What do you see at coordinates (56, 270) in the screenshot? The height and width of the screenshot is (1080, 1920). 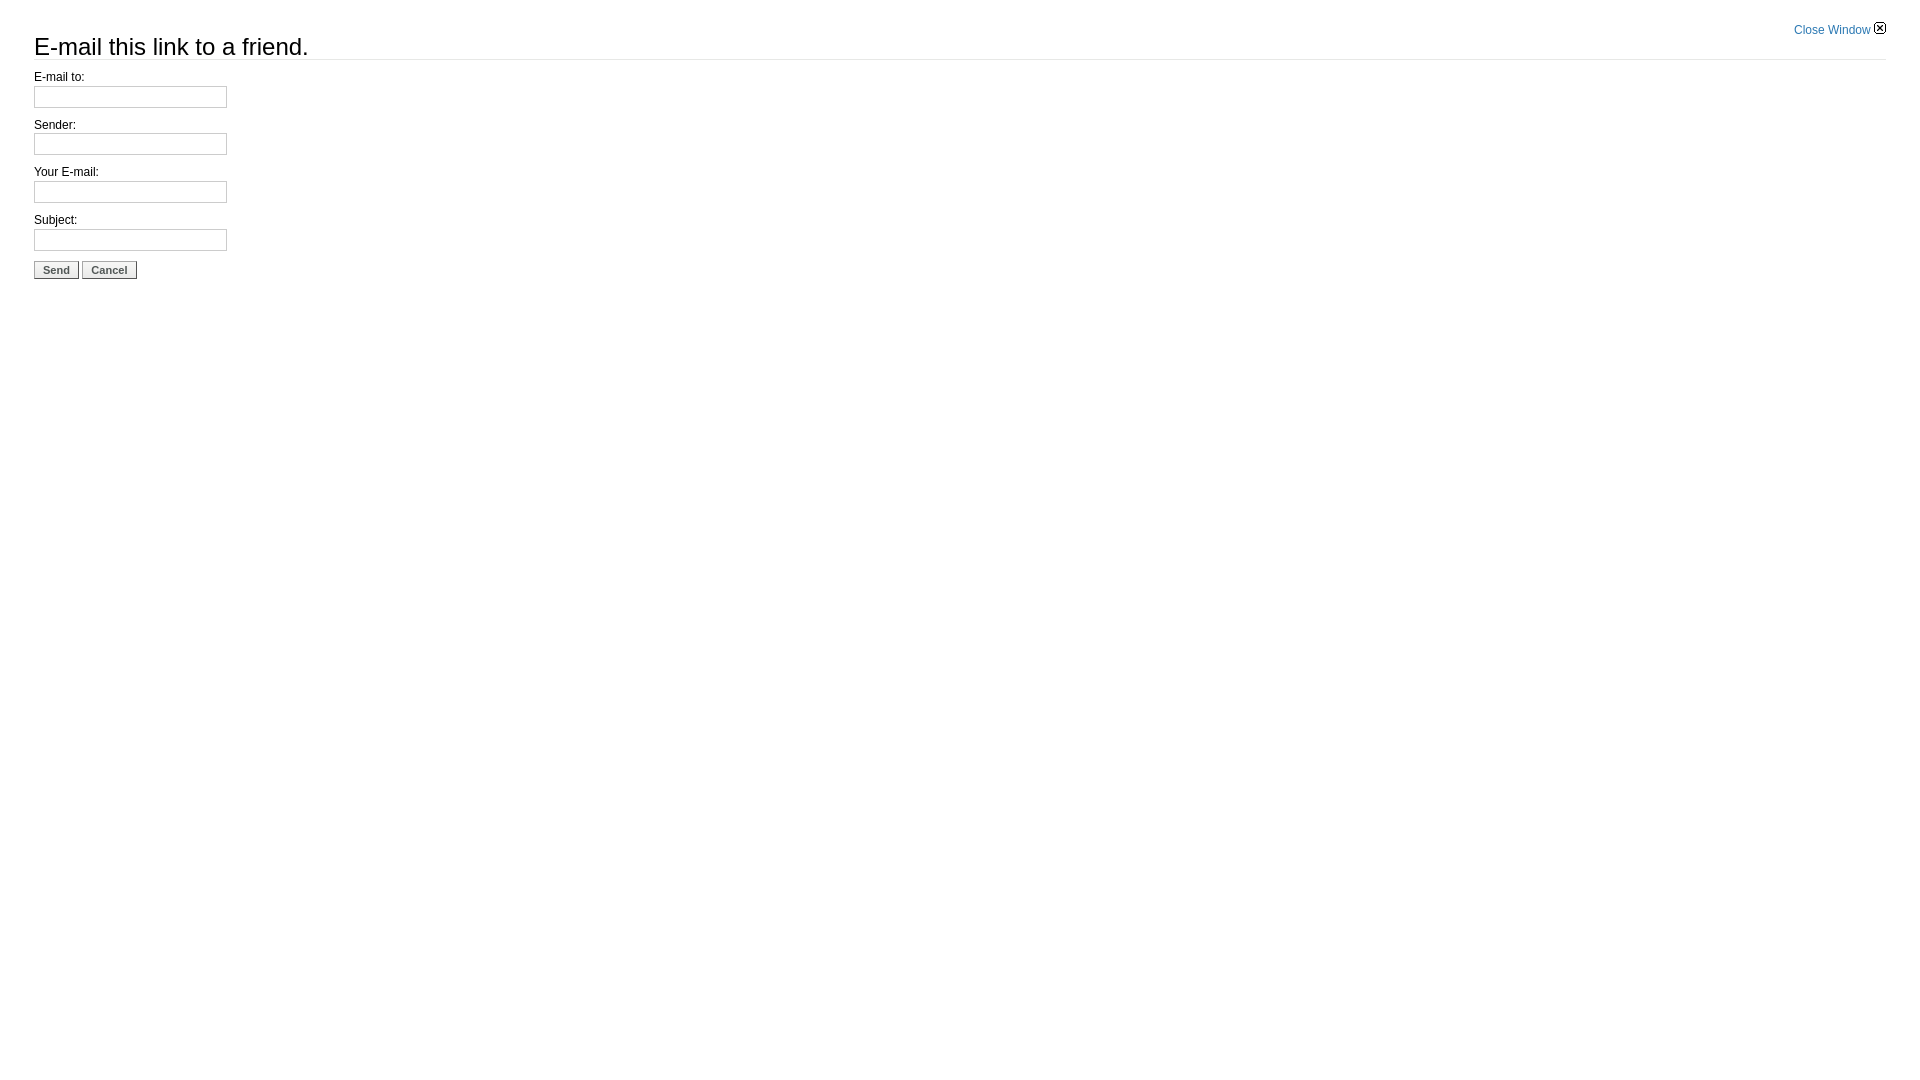 I see `'Send'` at bounding box center [56, 270].